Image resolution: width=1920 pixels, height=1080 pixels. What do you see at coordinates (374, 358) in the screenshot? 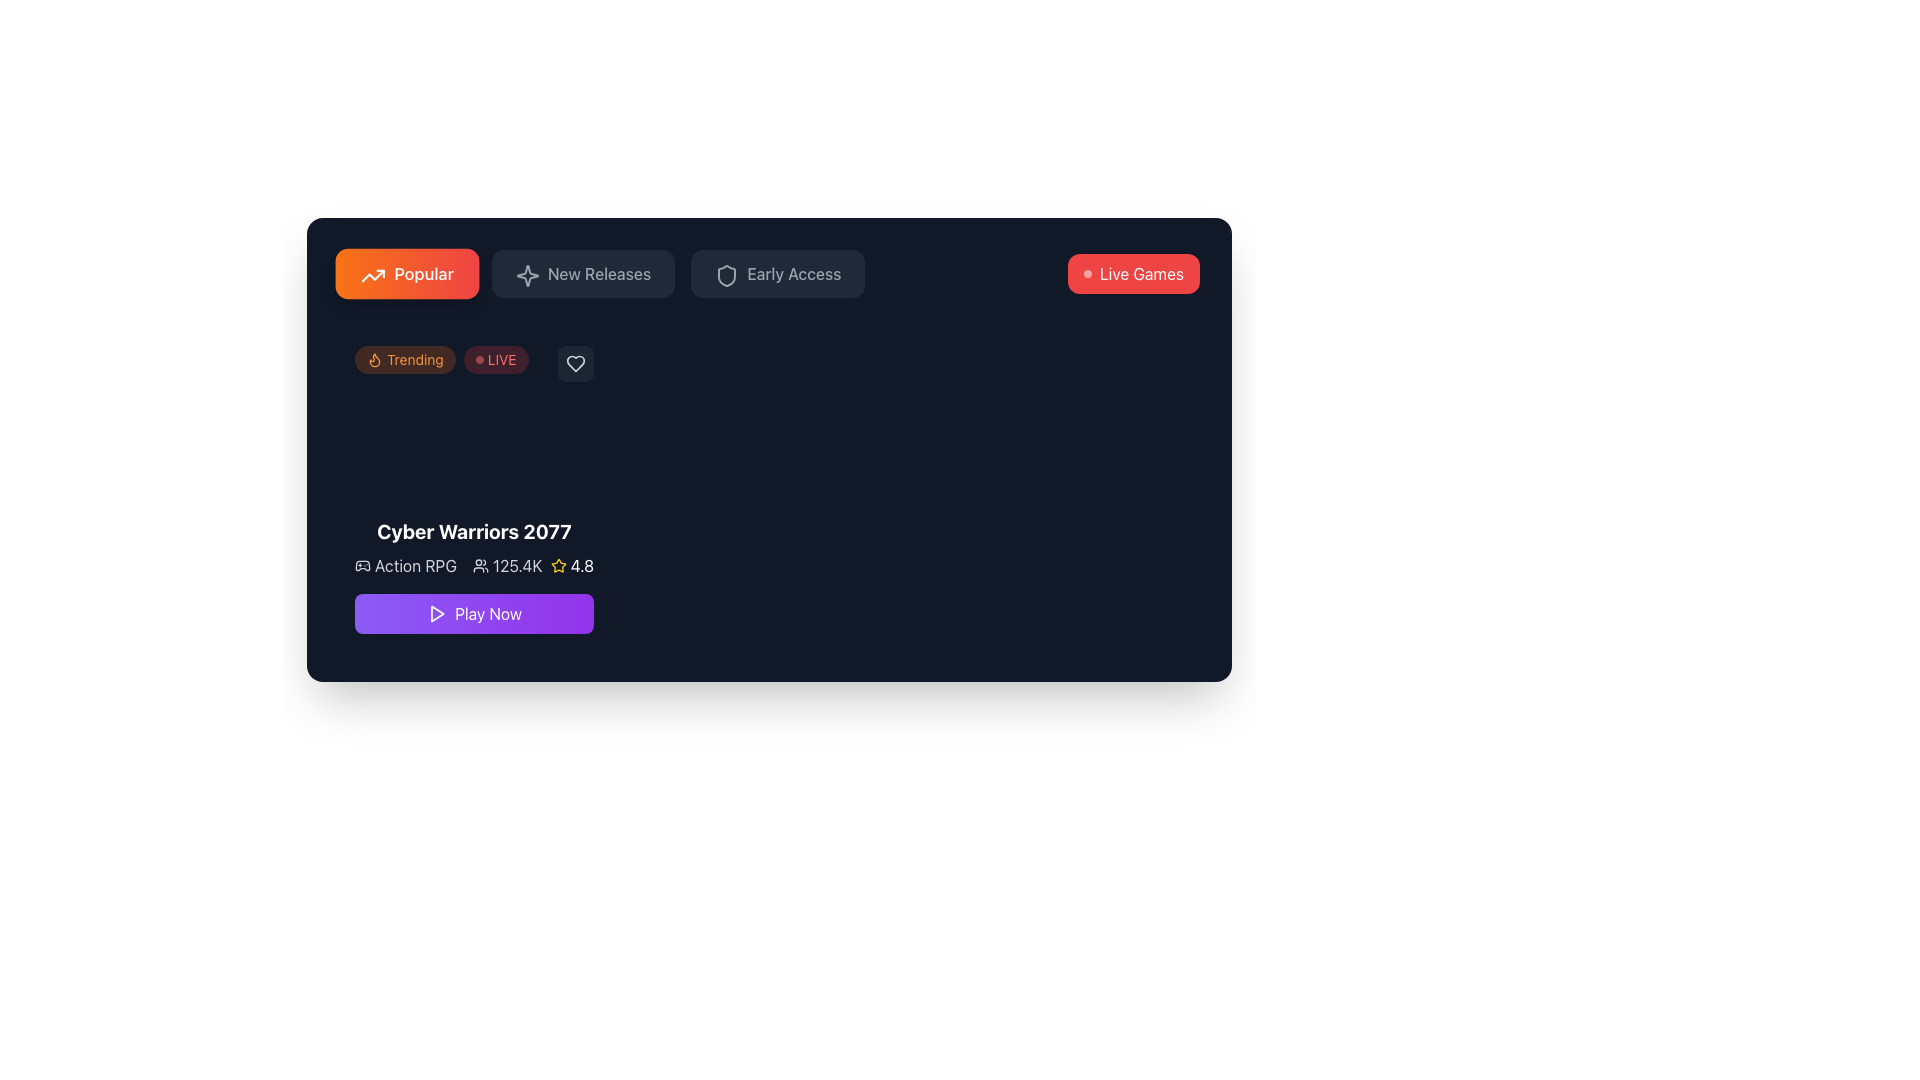
I see `the non-interactive graphical icon located at the upper left corner of the 'Trending' label within an orange-bordered rounded rectangle` at bounding box center [374, 358].